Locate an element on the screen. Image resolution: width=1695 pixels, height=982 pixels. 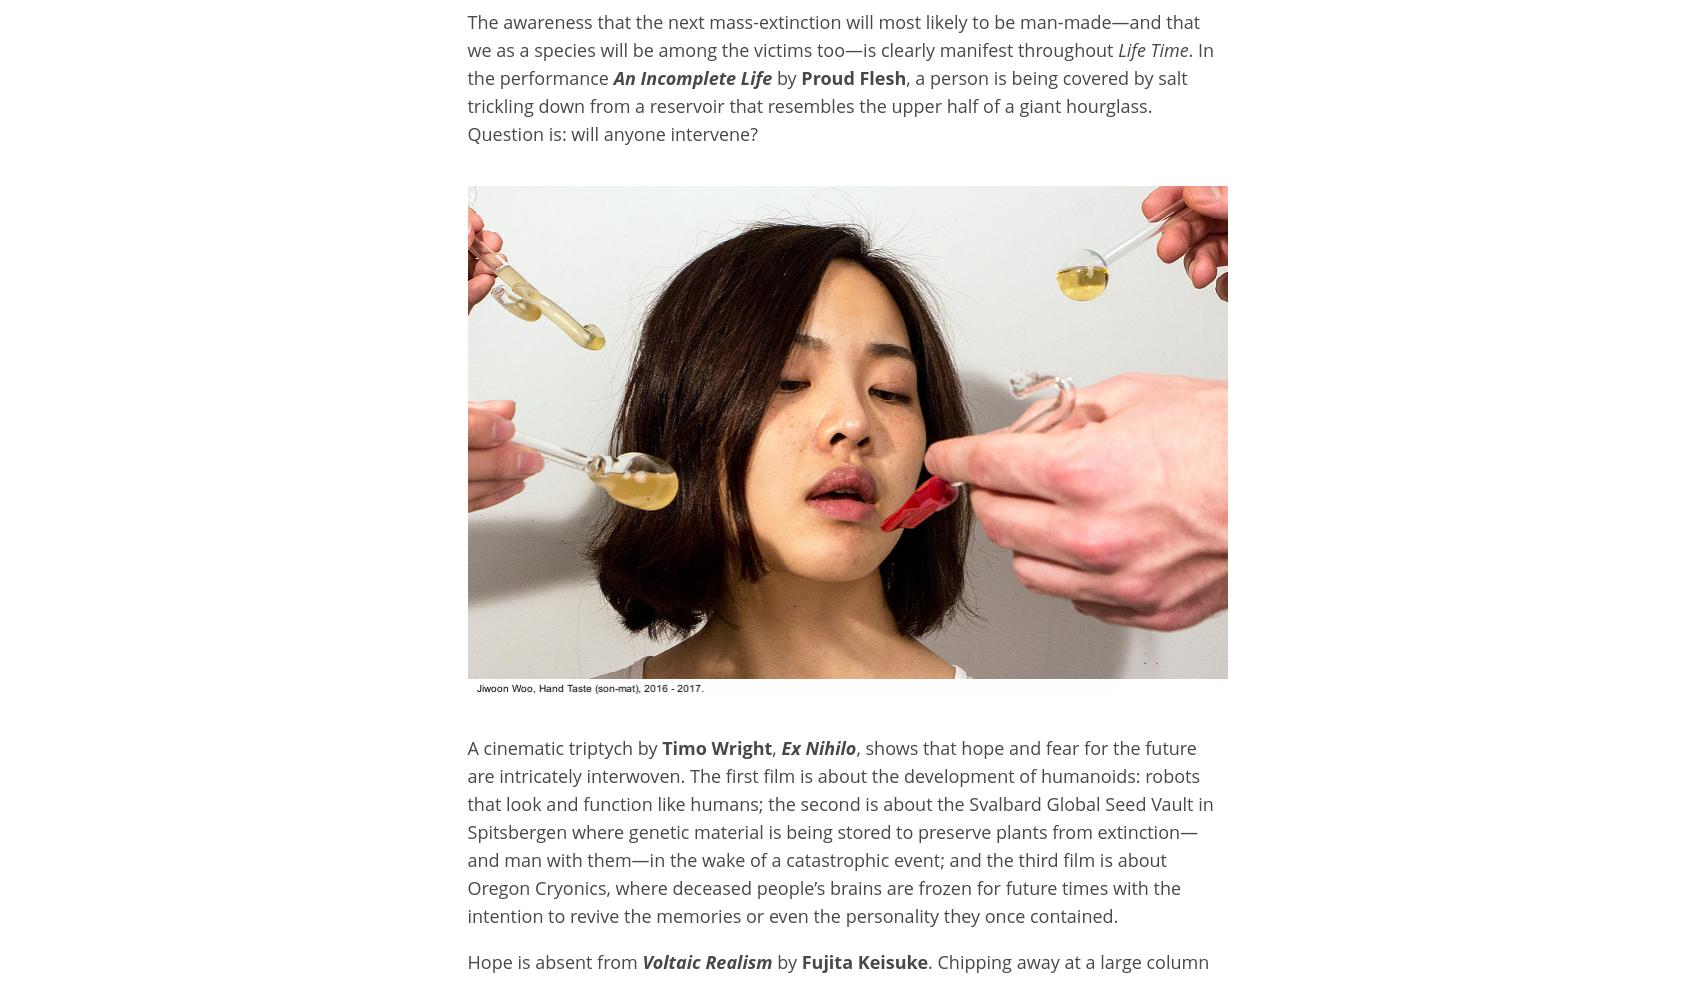
'An Incomplete Life' is located at coordinates (612, 76).